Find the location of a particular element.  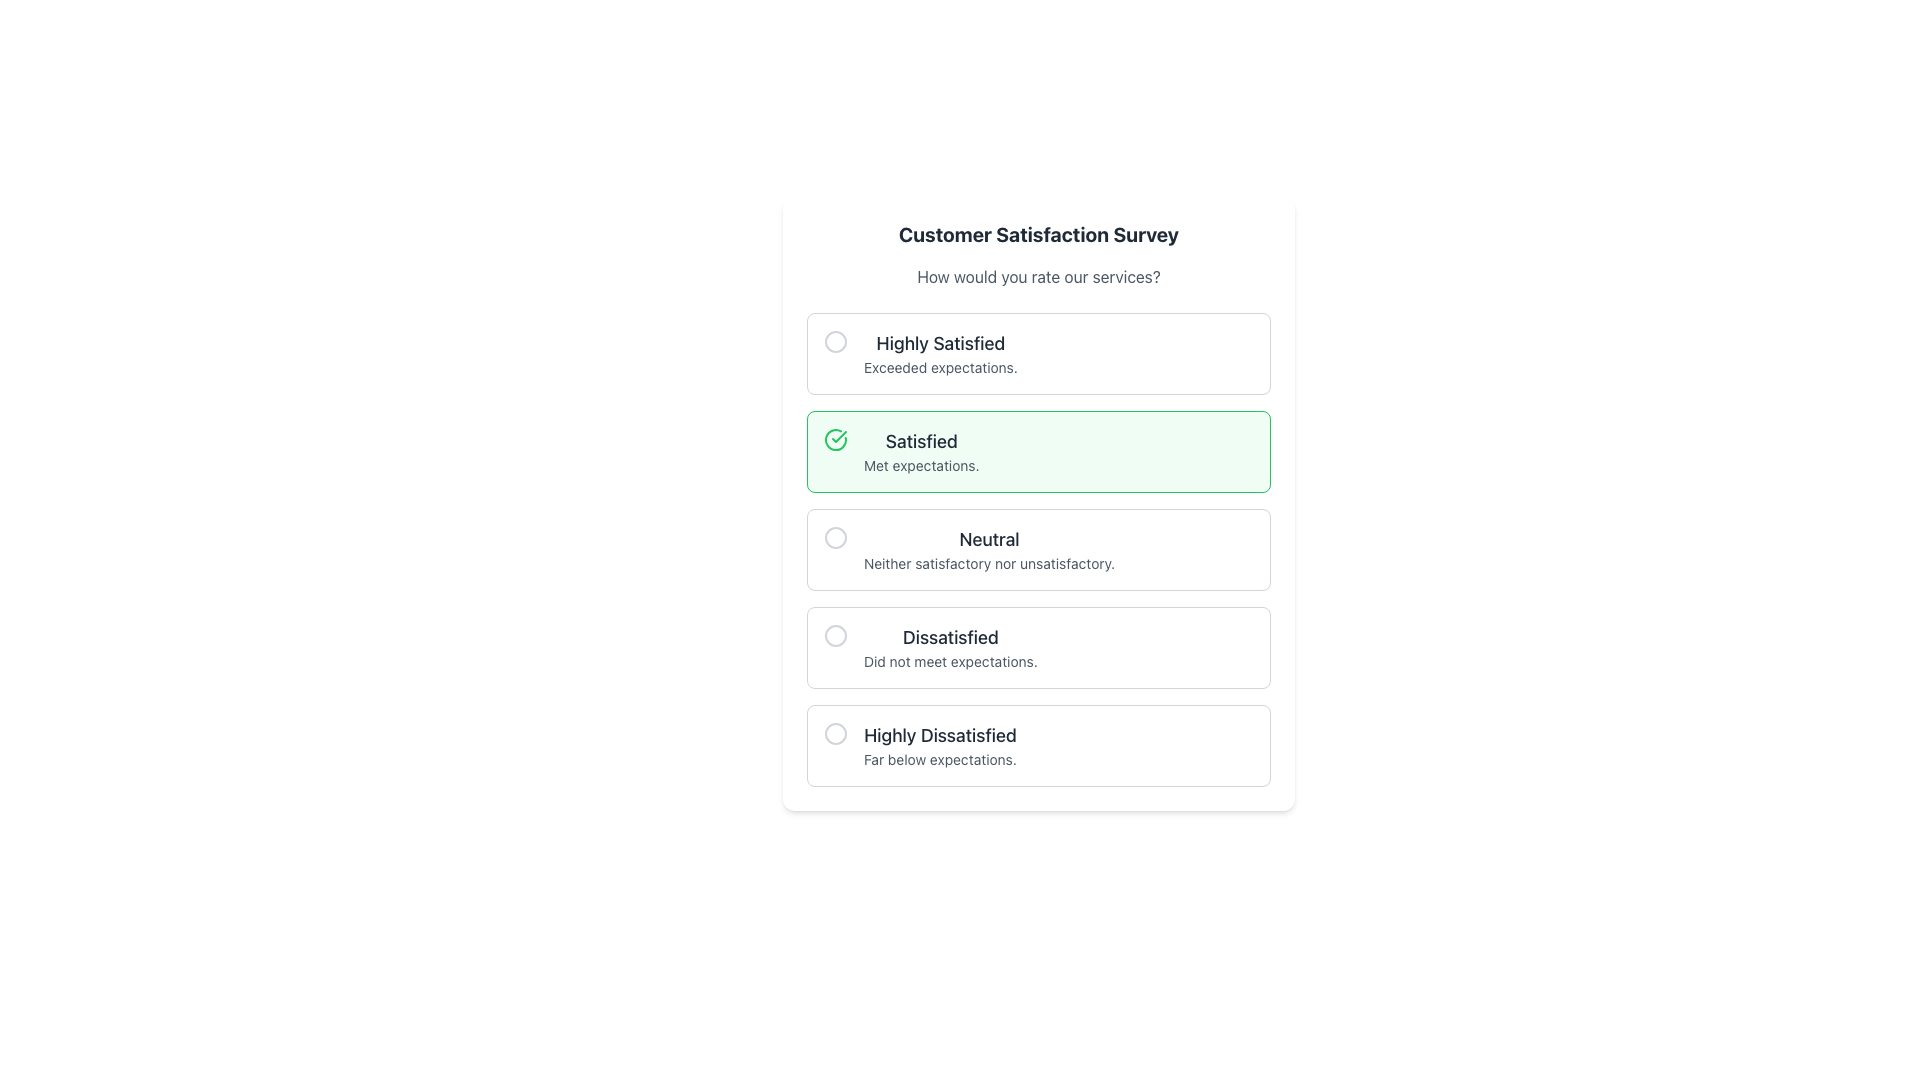

the text label that states 'Did not meet expectations.' located directly below the 'Dissatisfied' label in the customer satisfaction survey is located at coordinates (949, 662).